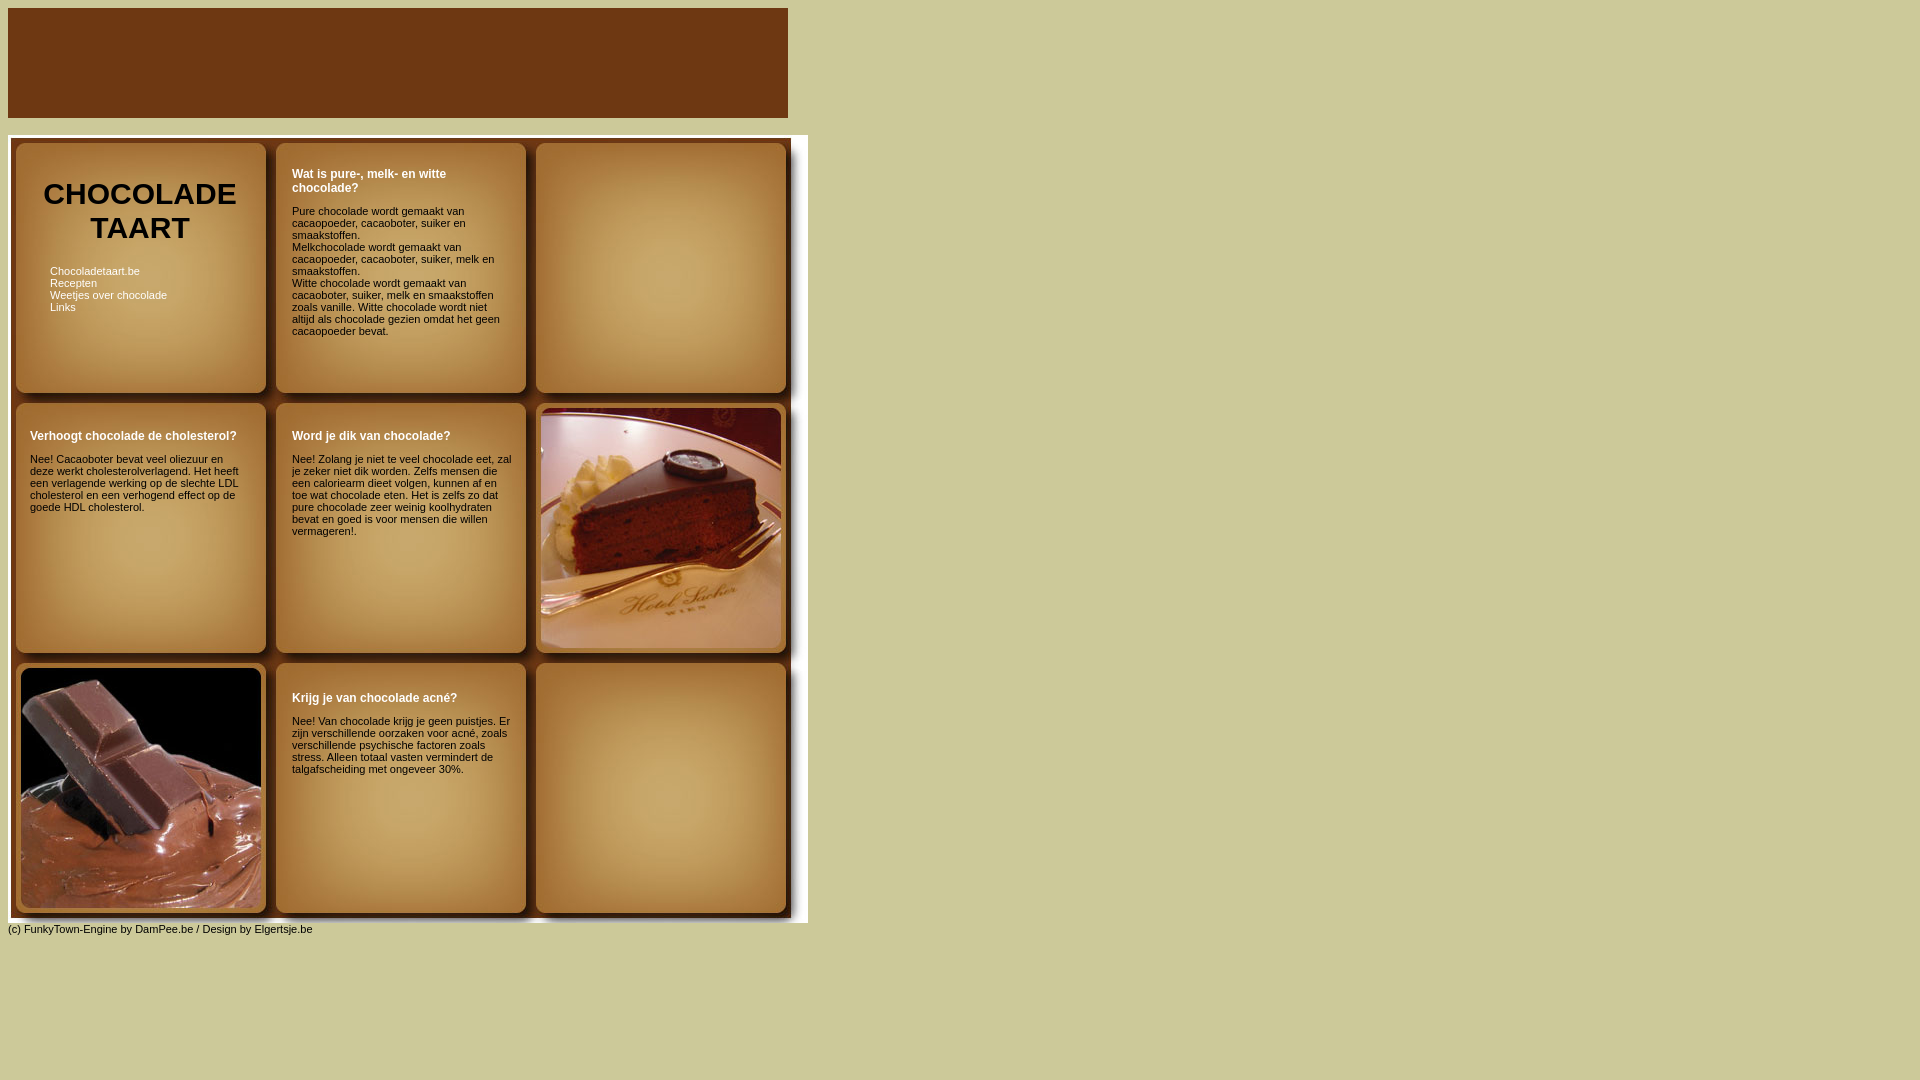  What do you see at coordinates (94, 270) in the screenshot?
I see `'Chocoladetaart.be'` at bounding box center [94, 270].